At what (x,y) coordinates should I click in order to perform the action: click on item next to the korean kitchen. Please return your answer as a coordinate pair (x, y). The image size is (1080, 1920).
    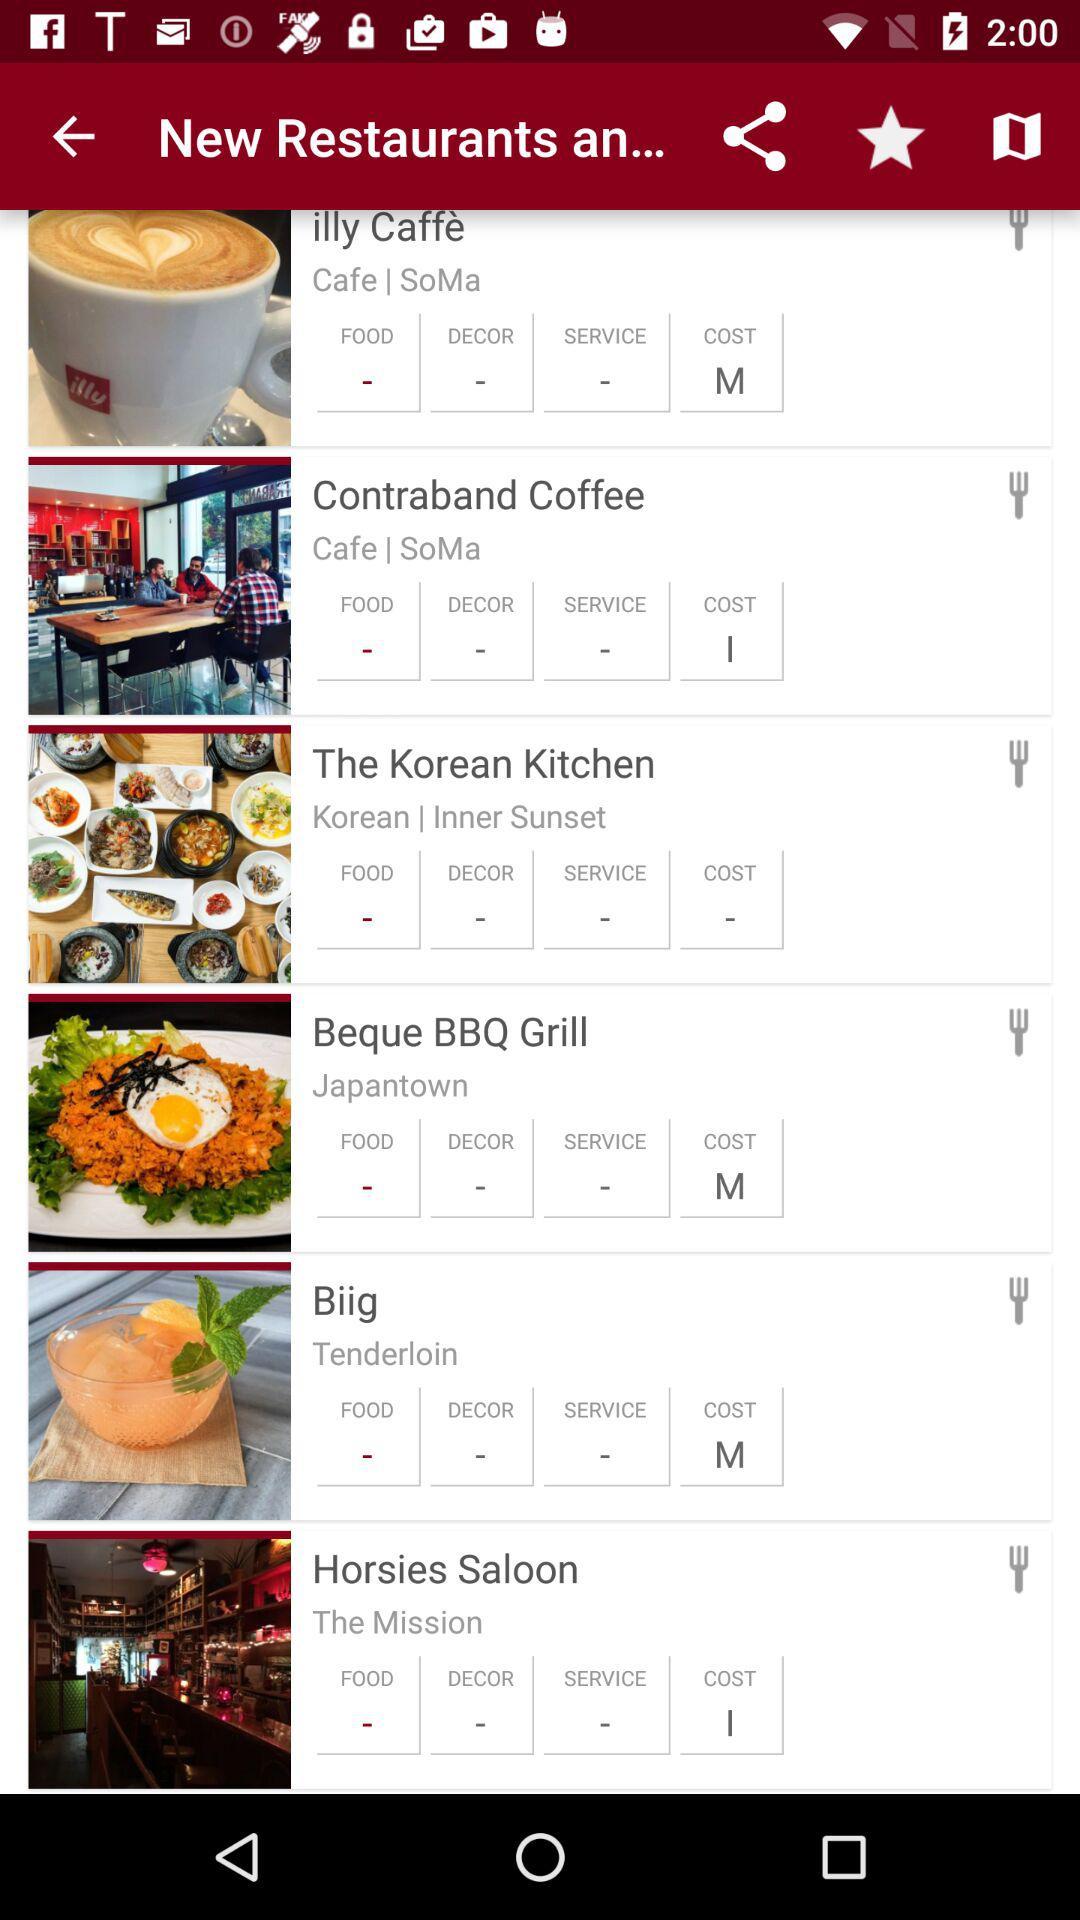
    Looking at the image, I should click on (158, 728).